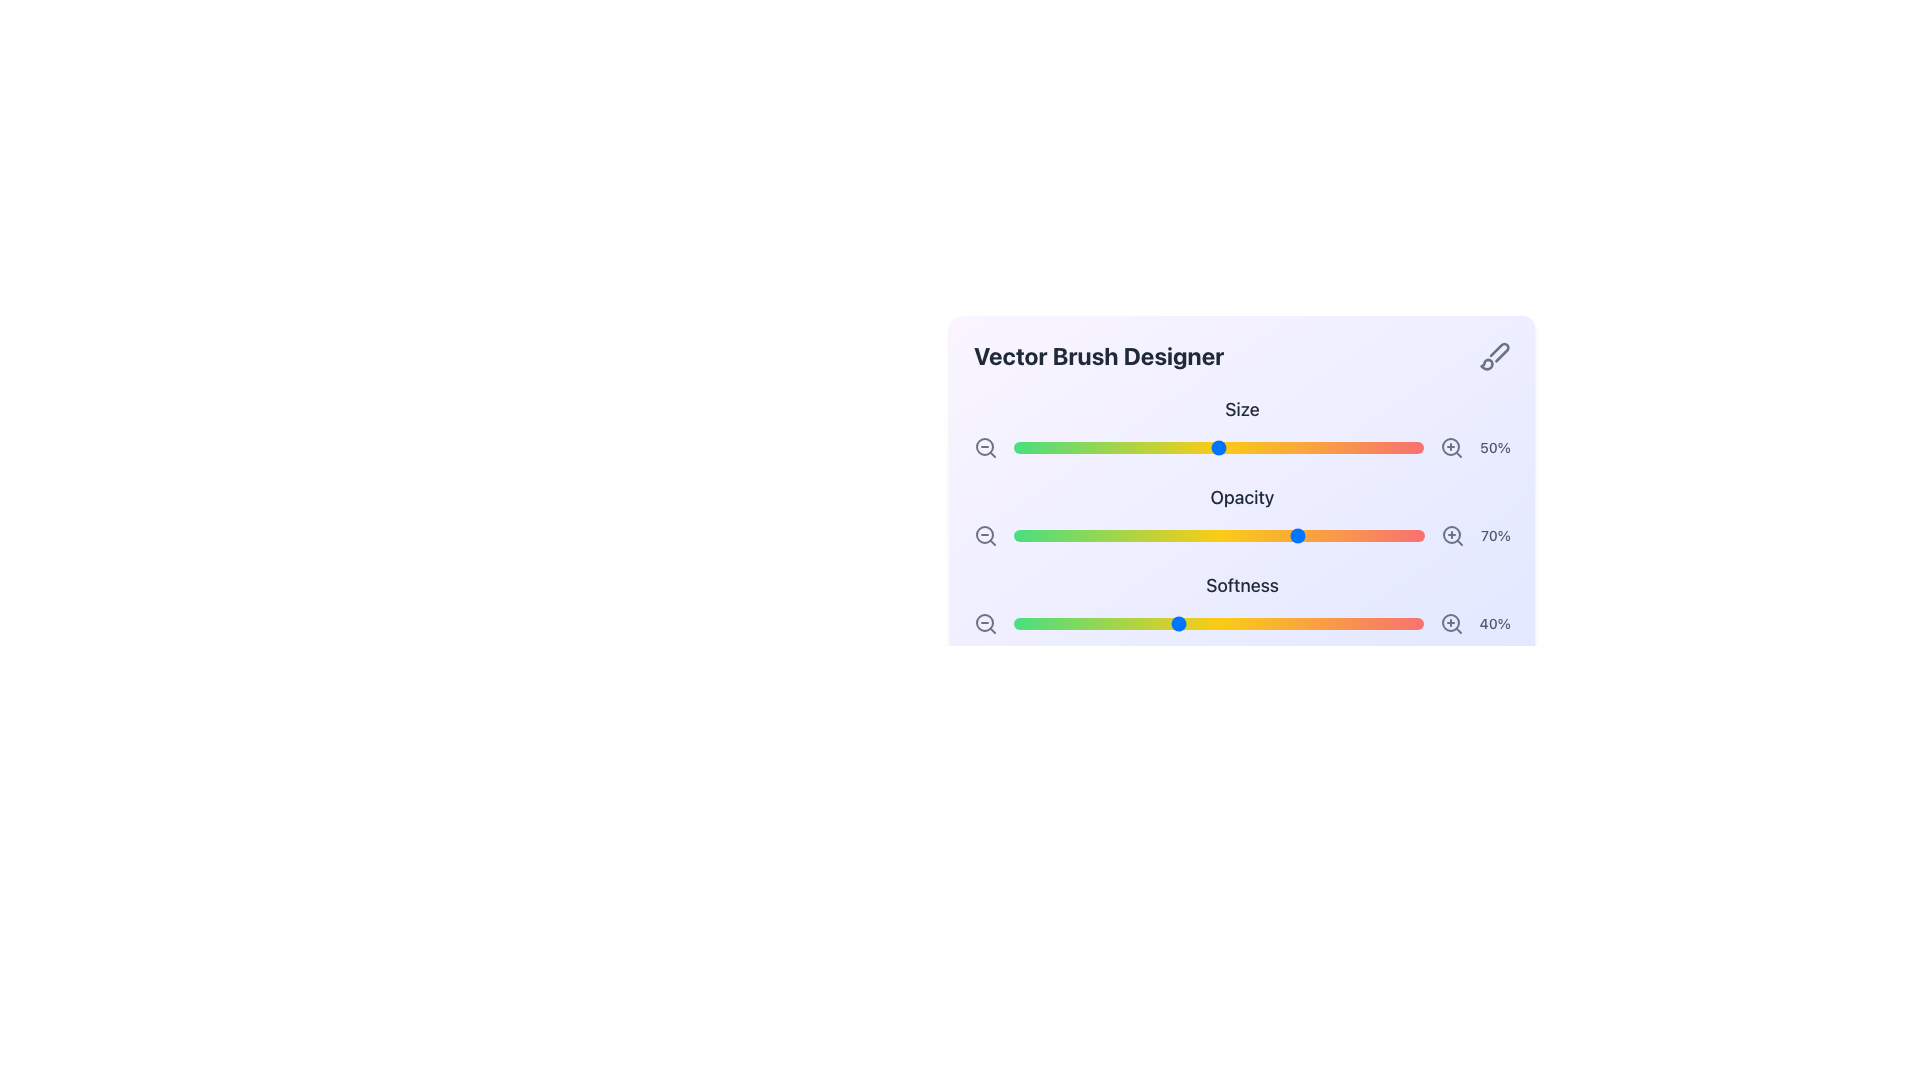 Image resolution: width=1920 pixels, height=1080 pixels. I want to click on the circular zoom-out button with a magnifying glass and minus sign located on the leftmost side of the row containing the '40%' label and the softness adjustment slider, so click(985, 623).